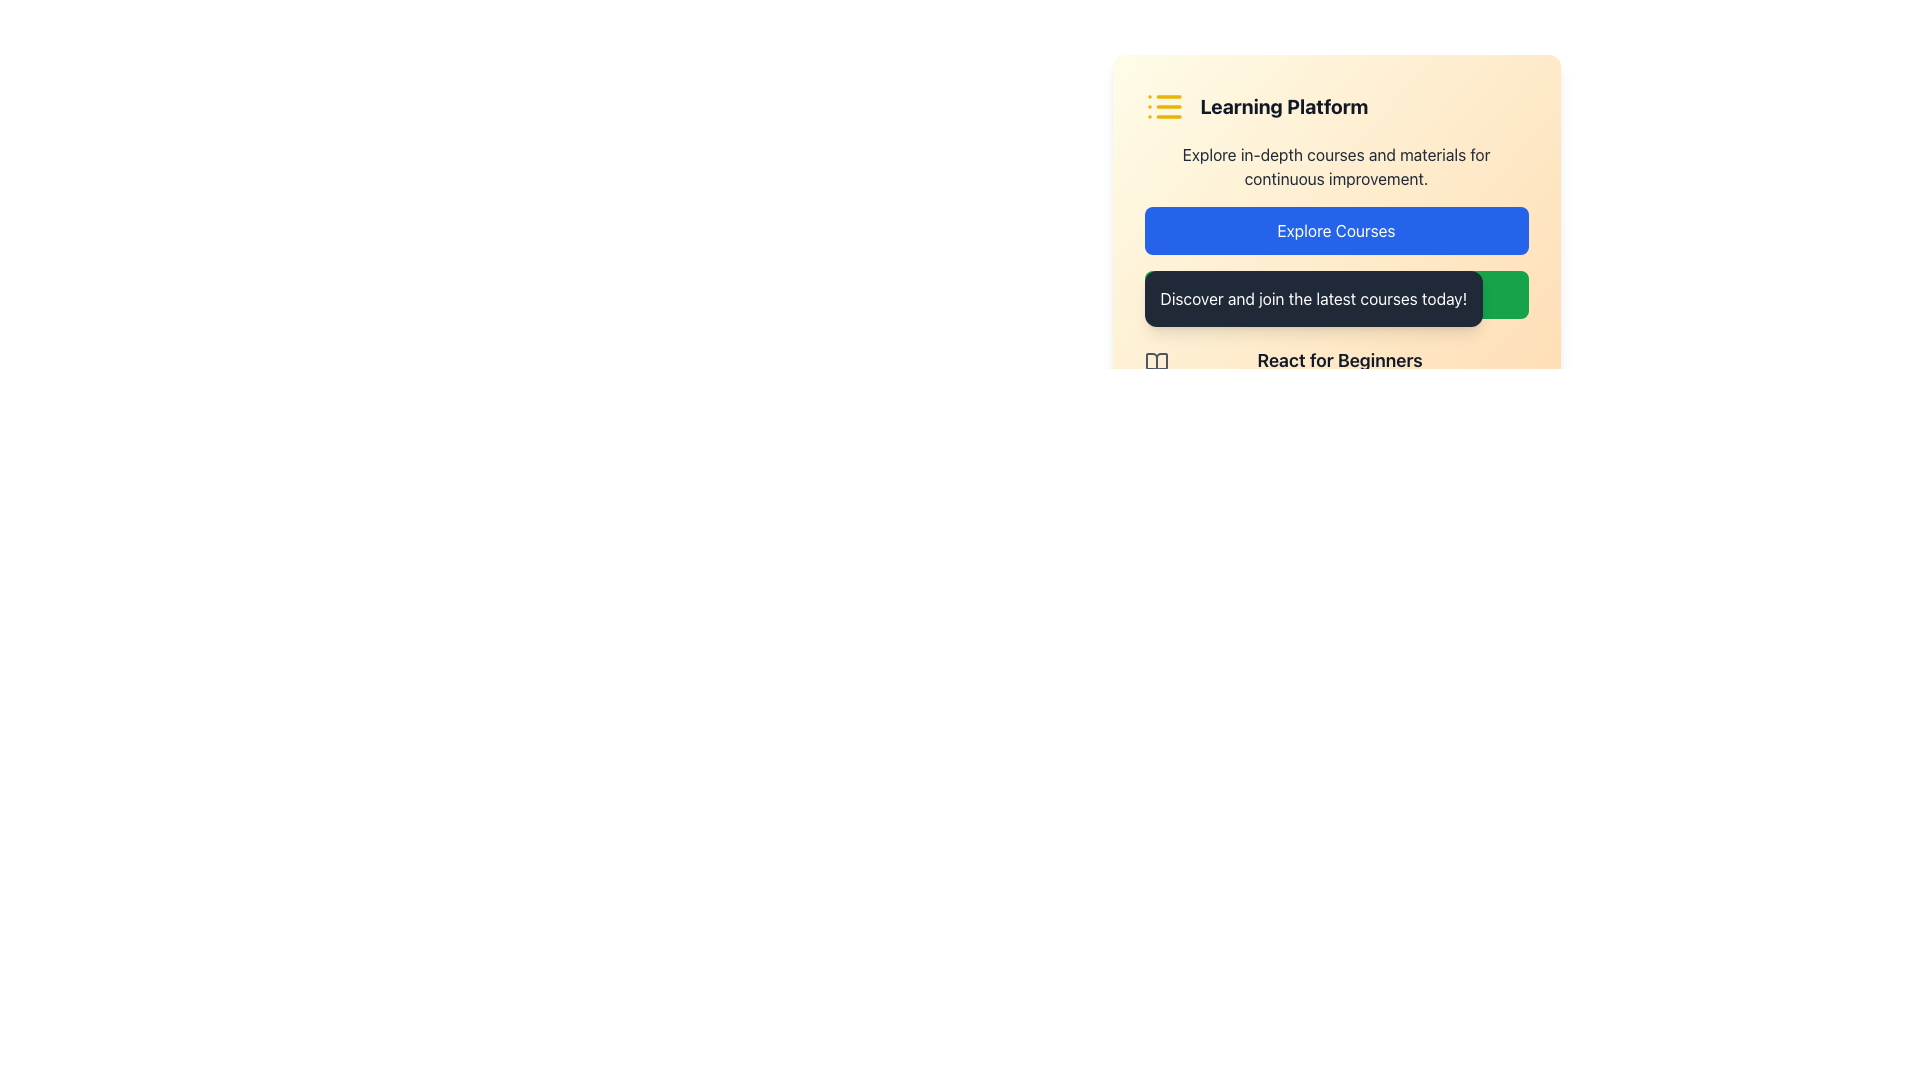 The width and height of the screenshot is (1920, 1080). Describe the element at coordinates (1336, 315) in the screenshot. I see `the tooltip pop-up containing the text 'Discover and join the latest courses today!' to trigger changes related to course options` at that location.